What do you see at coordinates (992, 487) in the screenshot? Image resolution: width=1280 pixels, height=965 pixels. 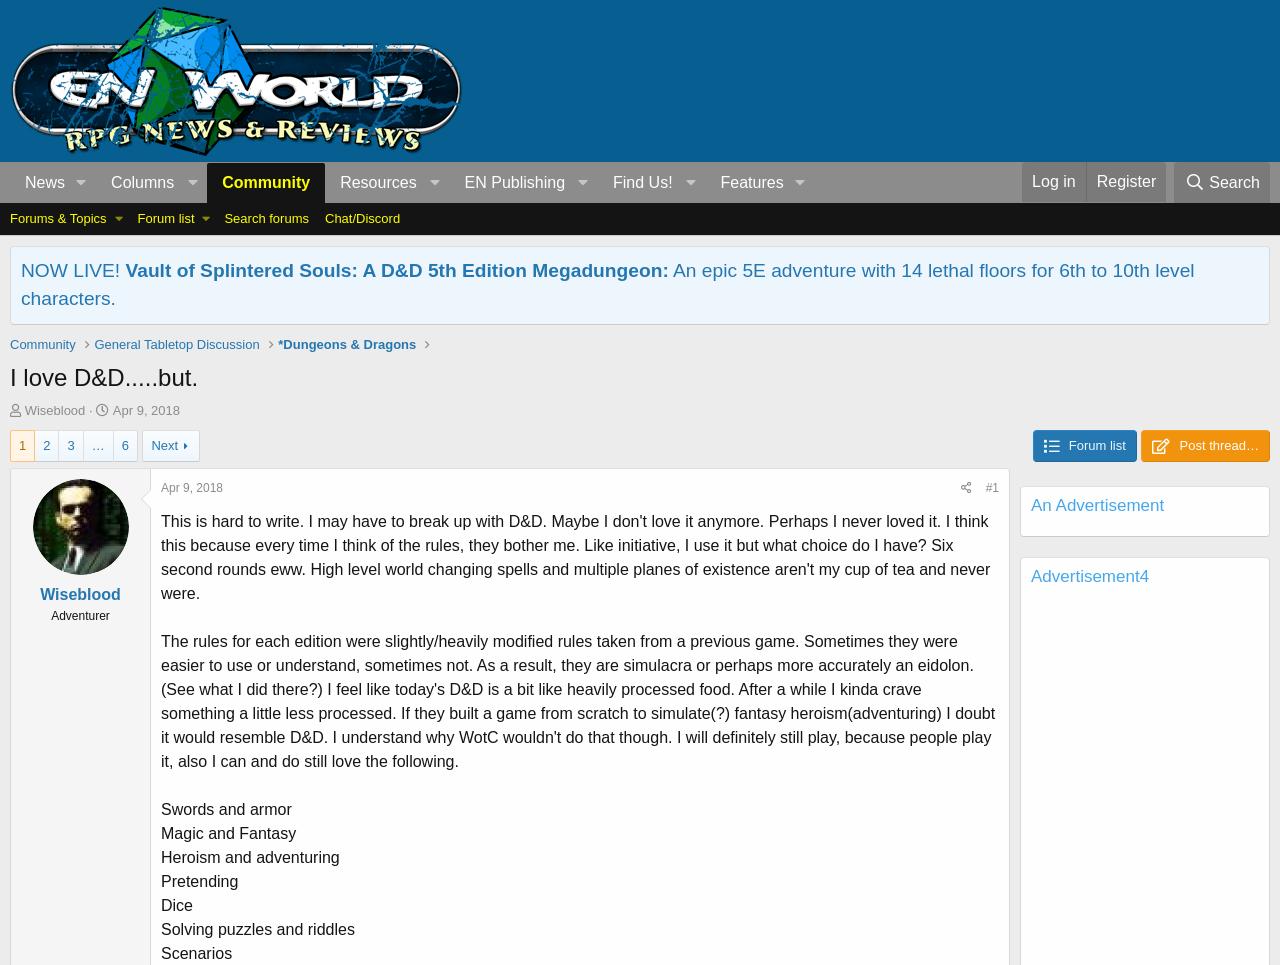 I see `'#1'` at bounding box center [992, 487].